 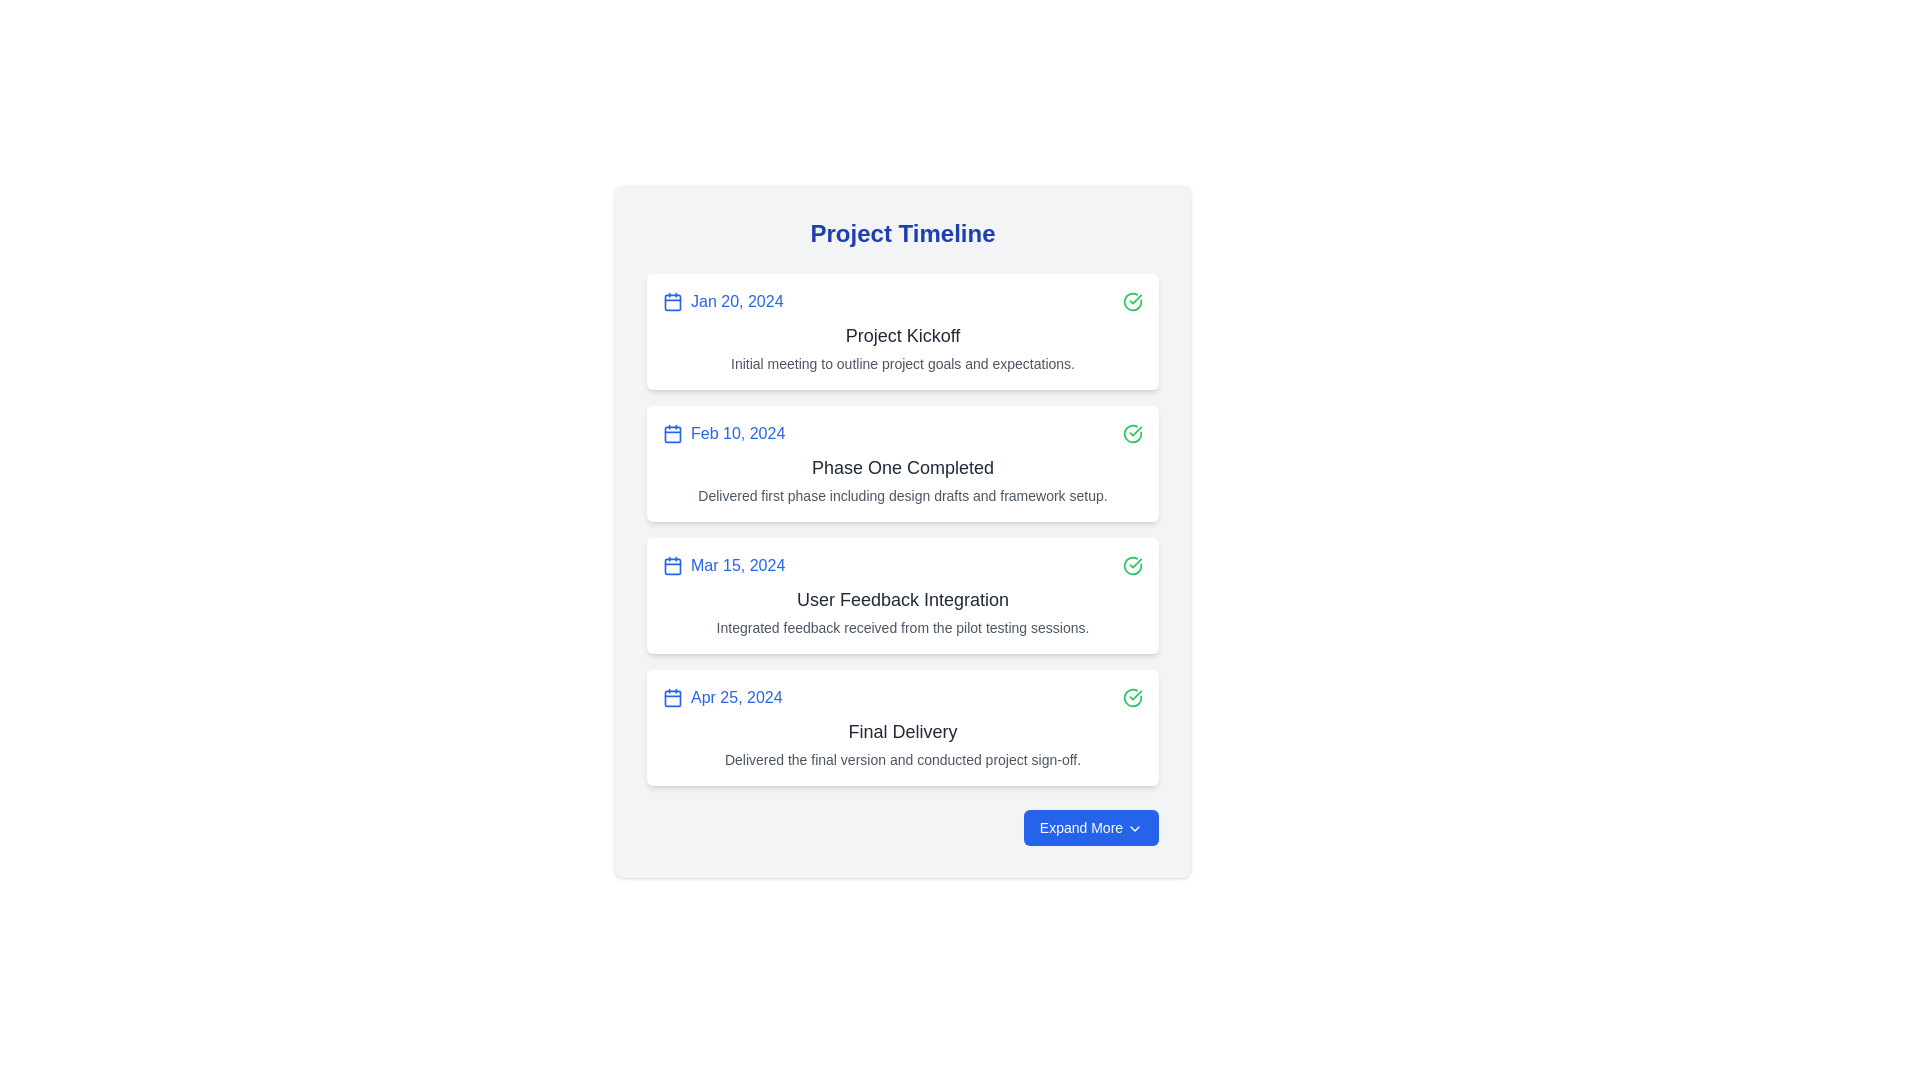 I want to click on the central rectangle of the calendar icon, which serves as the main area of the calendar graphic, so click(x=672, y=301).